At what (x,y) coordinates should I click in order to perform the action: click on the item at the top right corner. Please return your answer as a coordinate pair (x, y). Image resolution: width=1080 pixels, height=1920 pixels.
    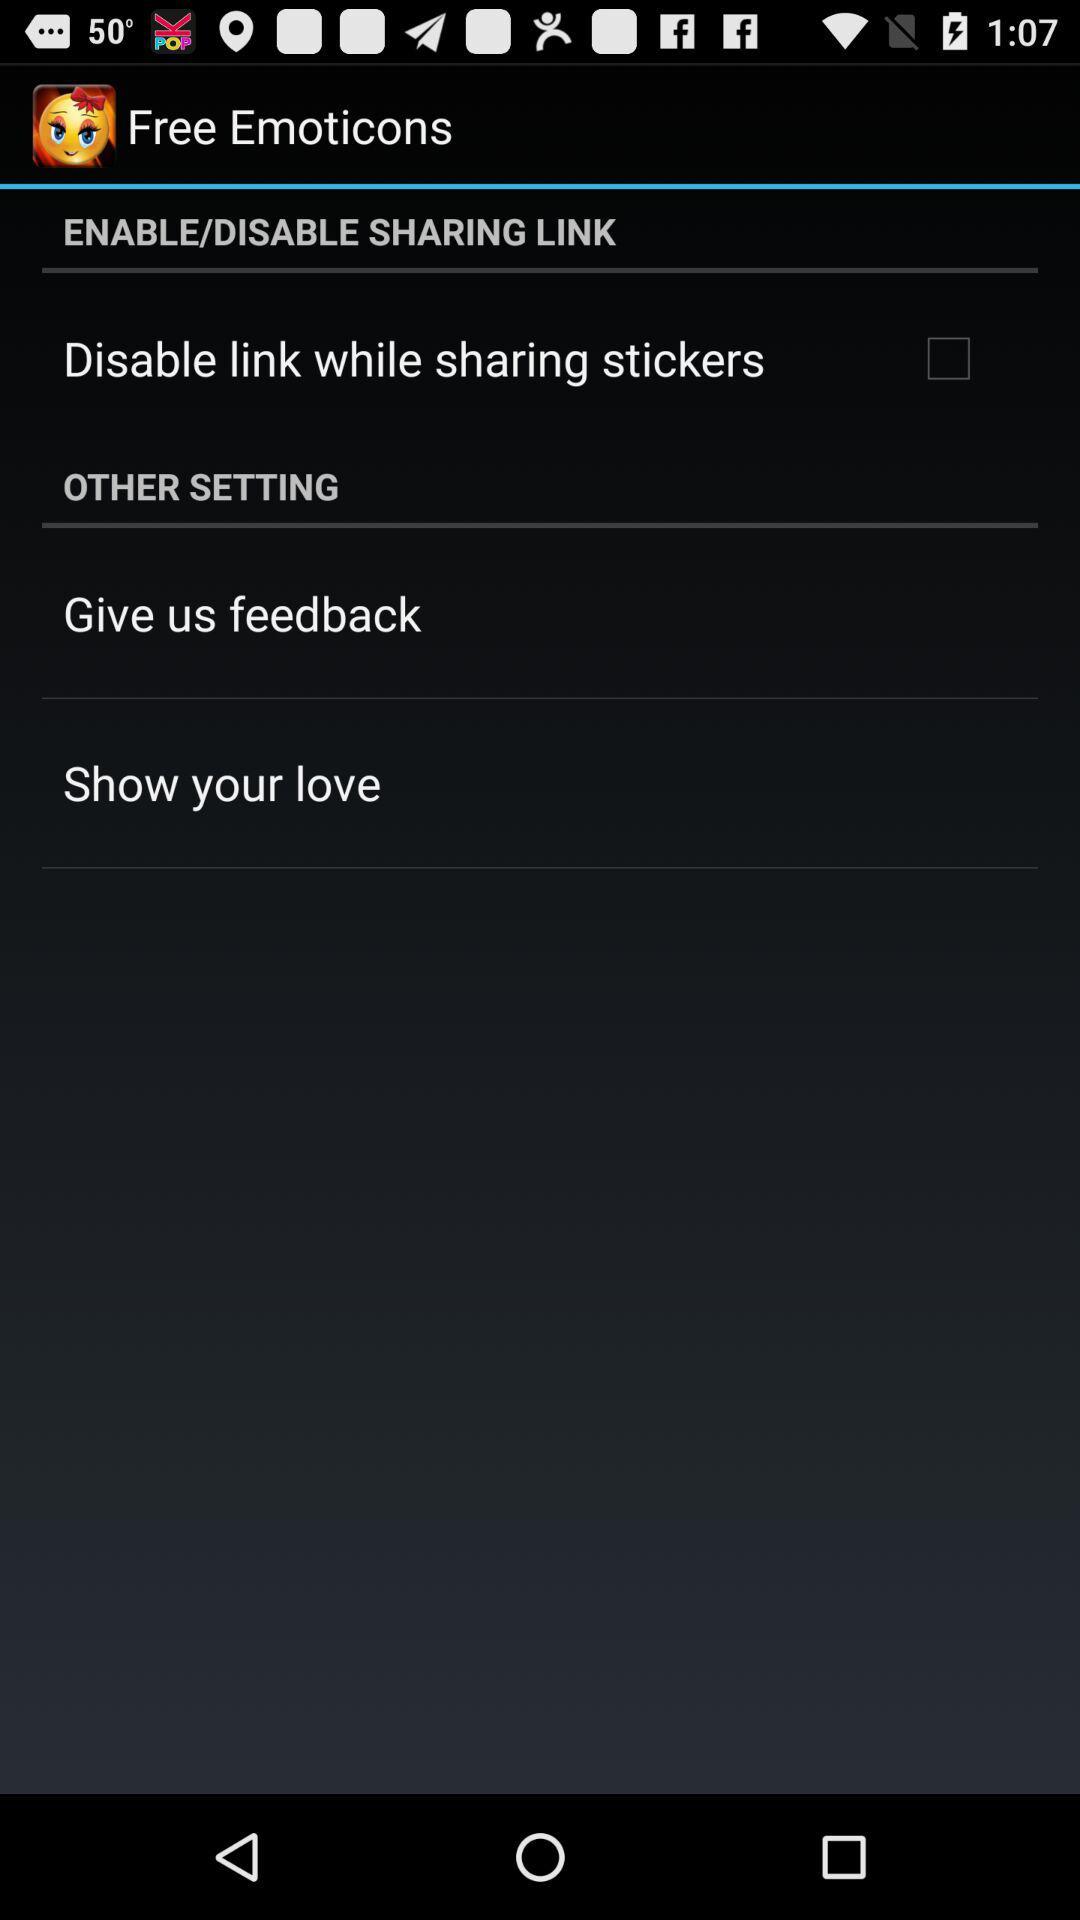
    Looking at the image, I should click on (947, 358).